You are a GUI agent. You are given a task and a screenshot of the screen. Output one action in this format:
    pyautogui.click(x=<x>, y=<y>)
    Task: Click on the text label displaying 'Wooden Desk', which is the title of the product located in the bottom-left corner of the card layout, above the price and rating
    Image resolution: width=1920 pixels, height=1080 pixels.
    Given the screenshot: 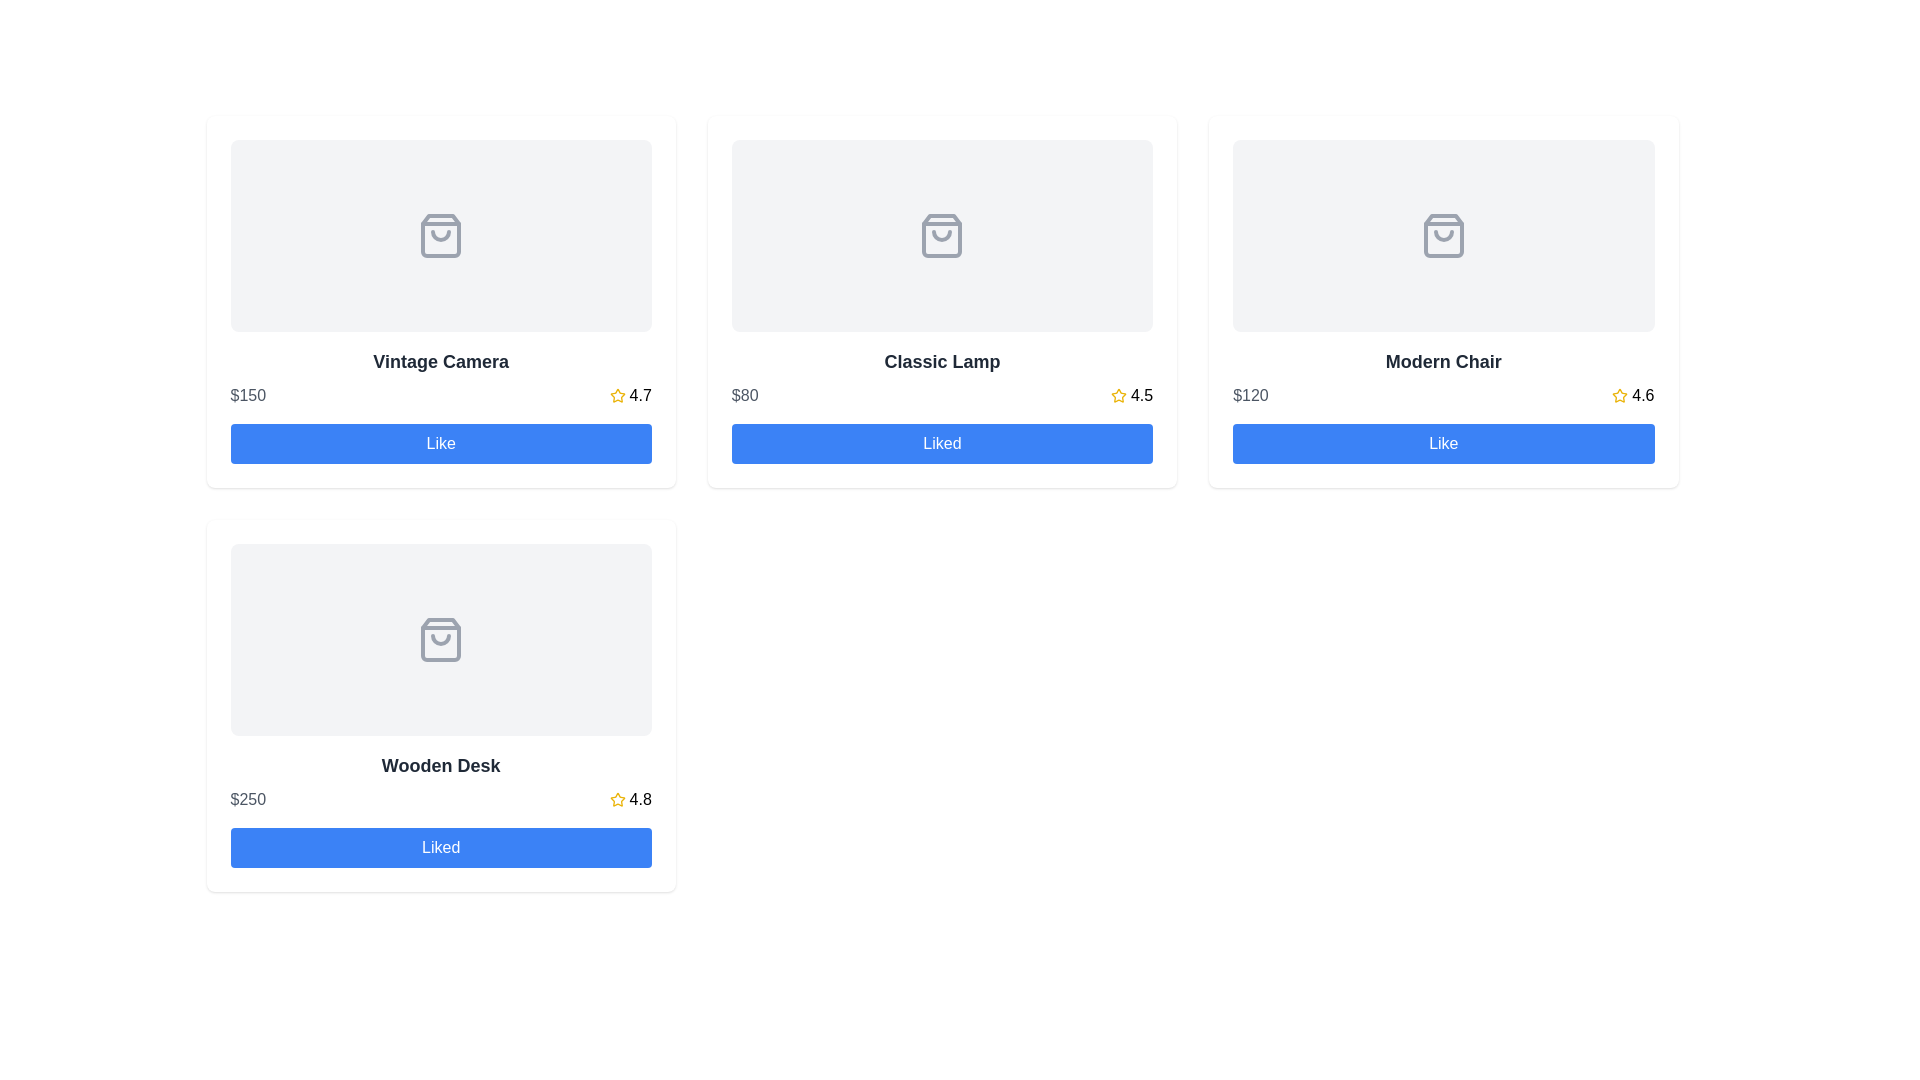 What is the action you would take?
    pyautogui.click(x=440, y=765)
    